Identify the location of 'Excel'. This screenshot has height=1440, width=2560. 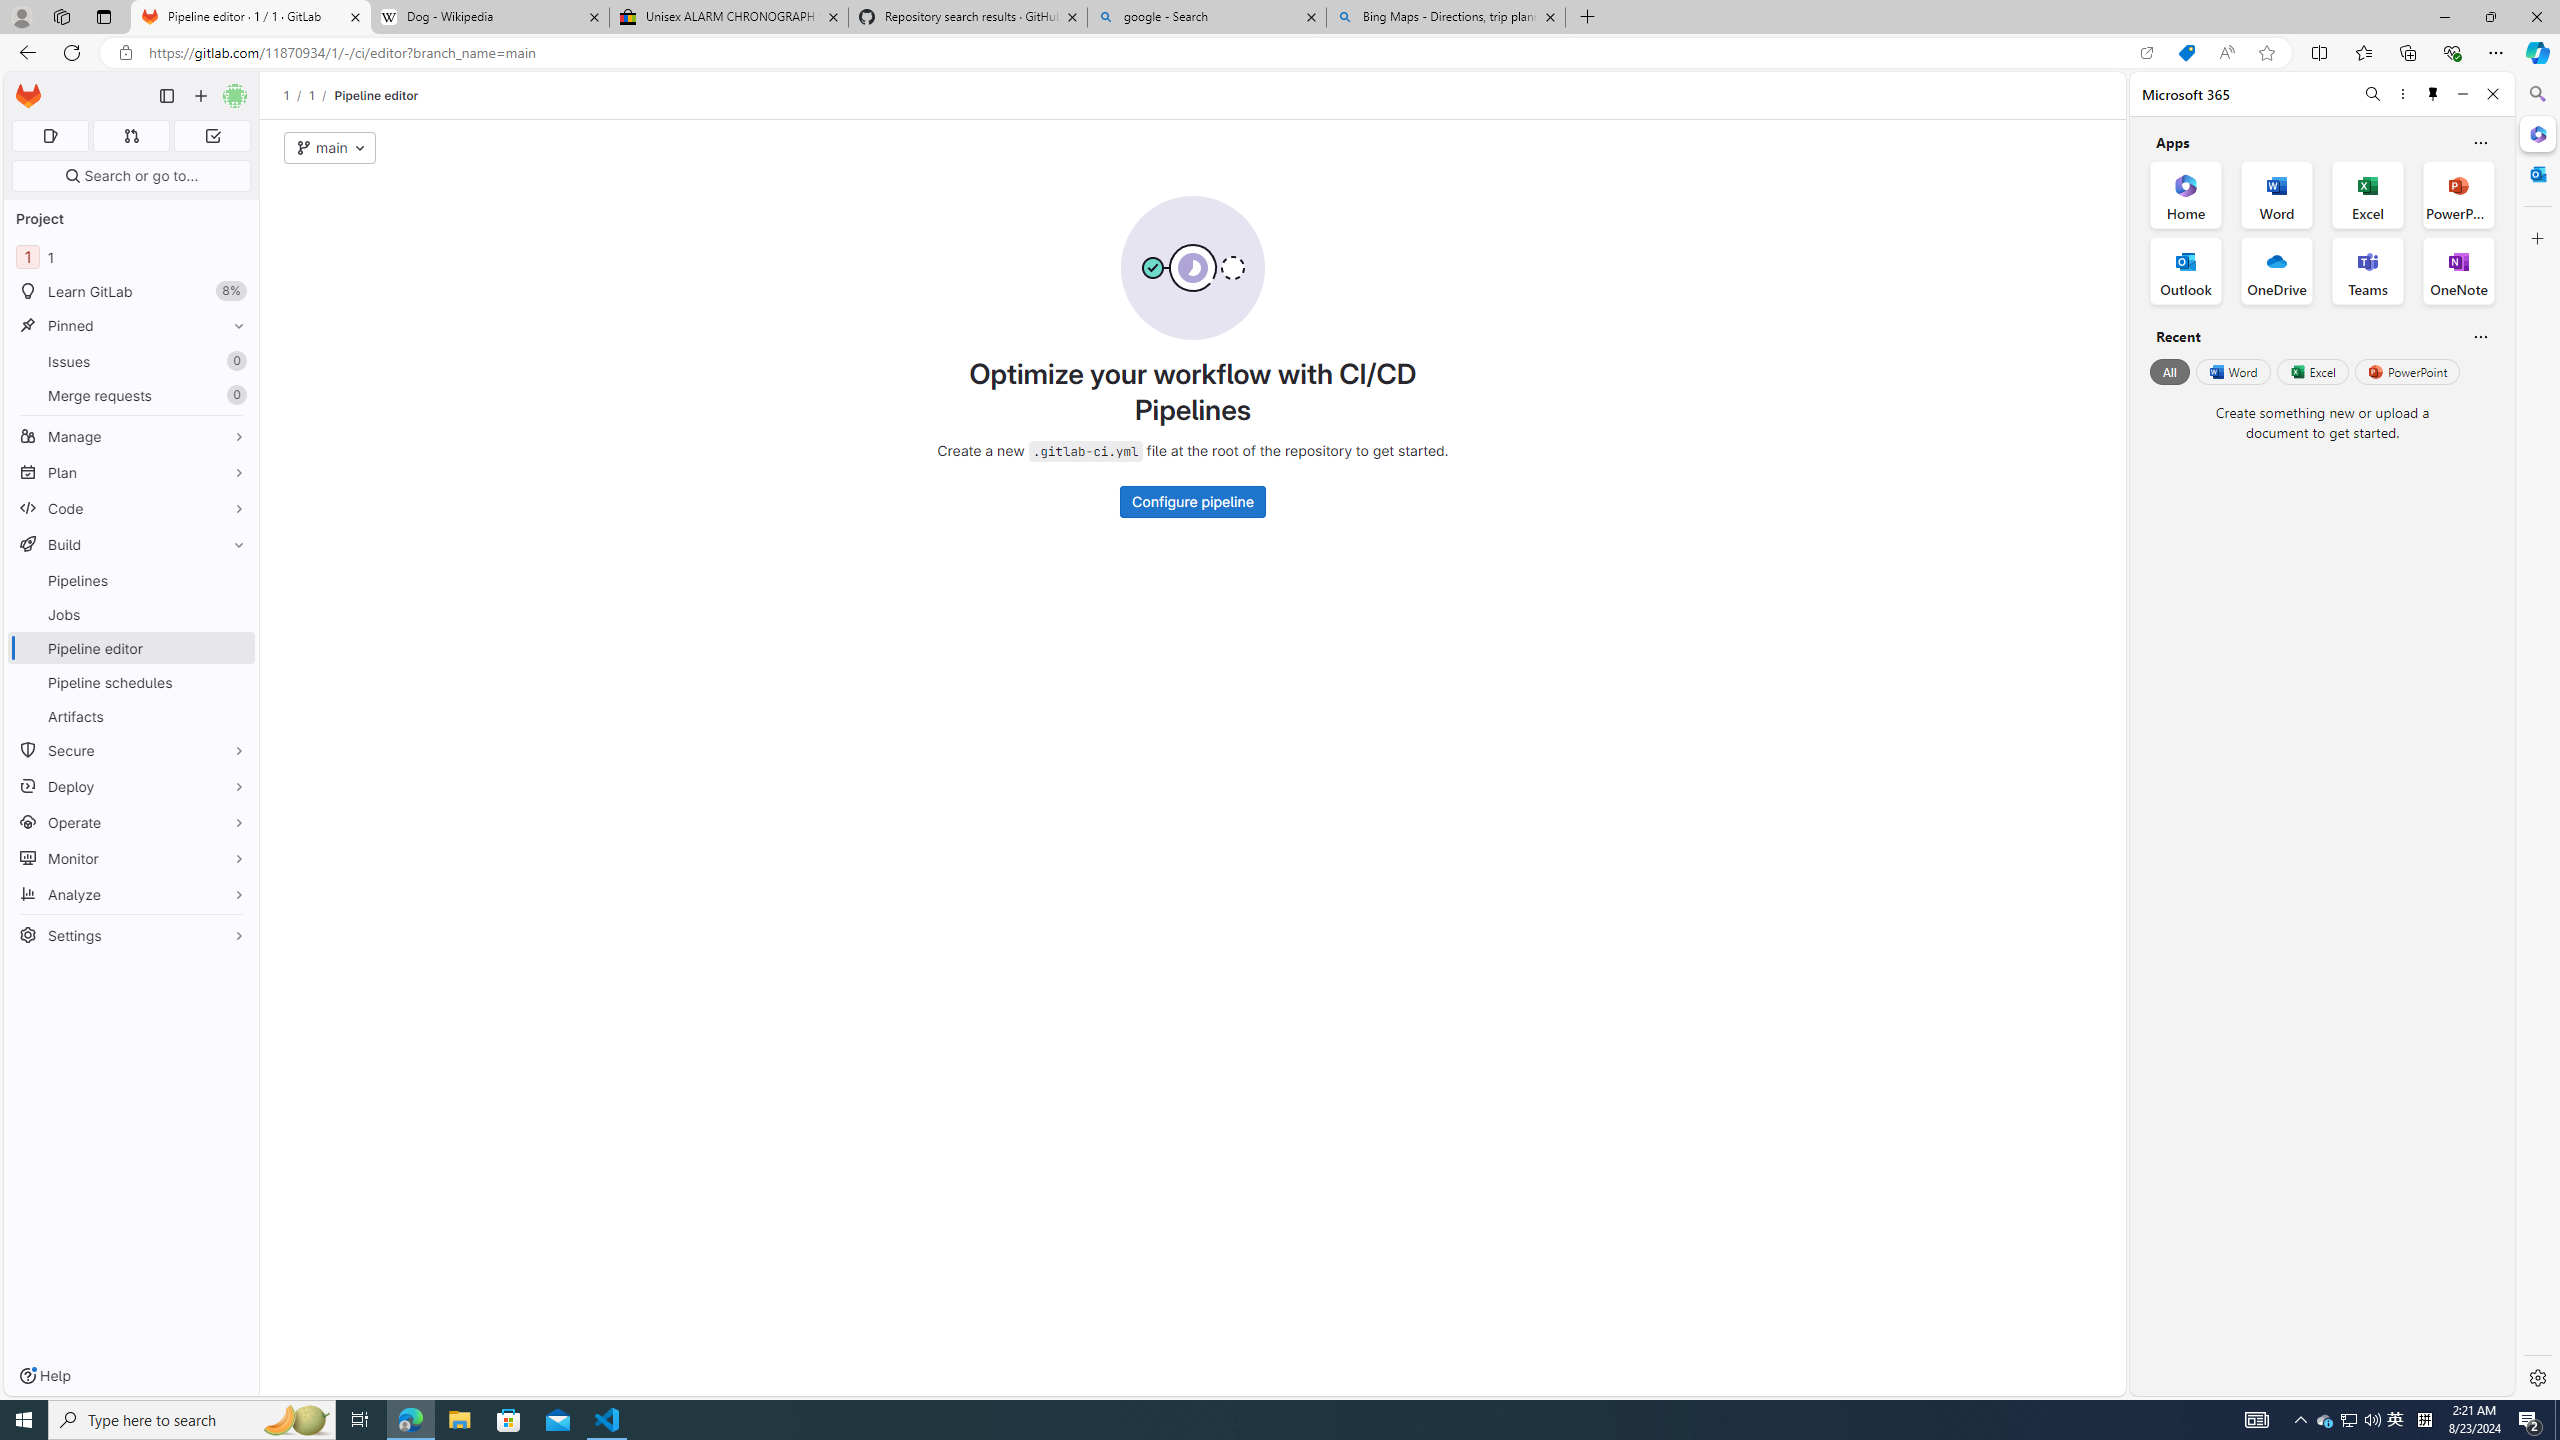
(2311, 371).